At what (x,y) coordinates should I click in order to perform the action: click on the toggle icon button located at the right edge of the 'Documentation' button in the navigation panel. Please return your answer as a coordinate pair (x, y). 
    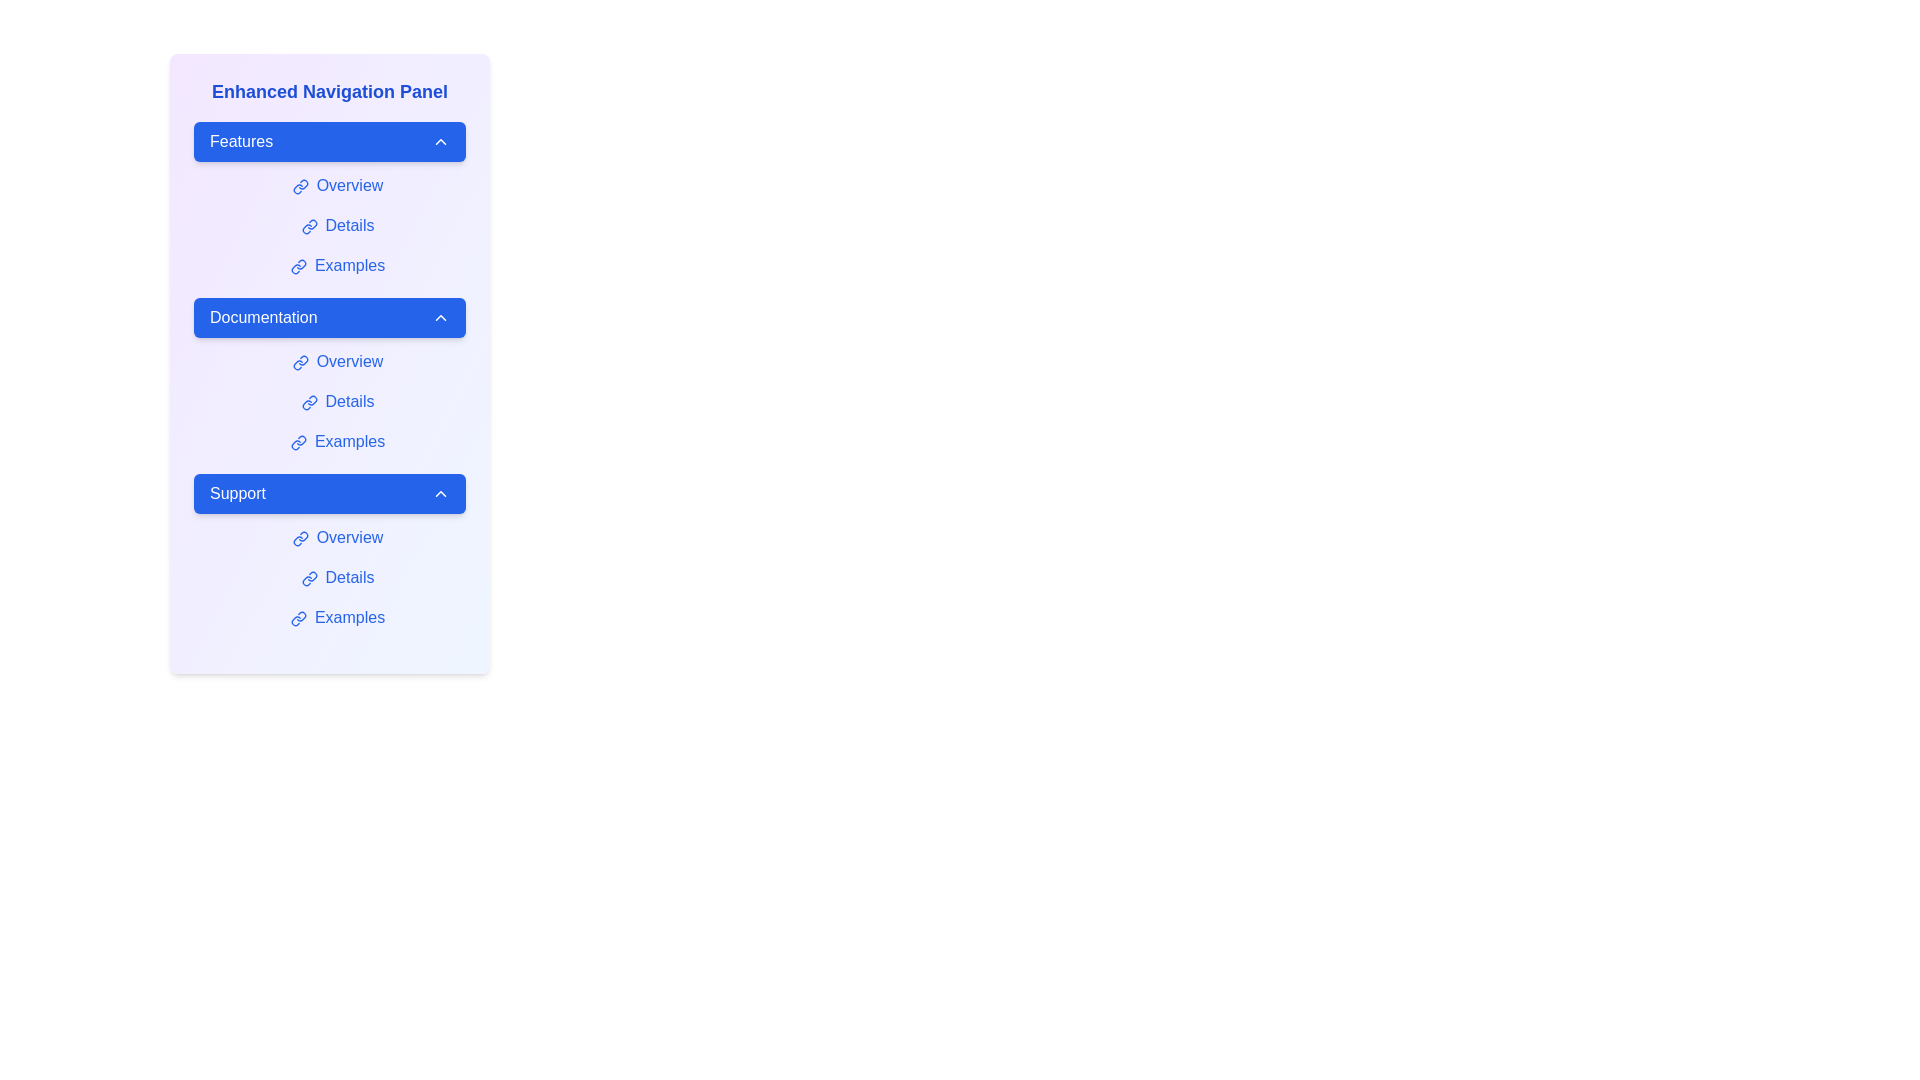
    Looking at the image, I should click on (440, 316).